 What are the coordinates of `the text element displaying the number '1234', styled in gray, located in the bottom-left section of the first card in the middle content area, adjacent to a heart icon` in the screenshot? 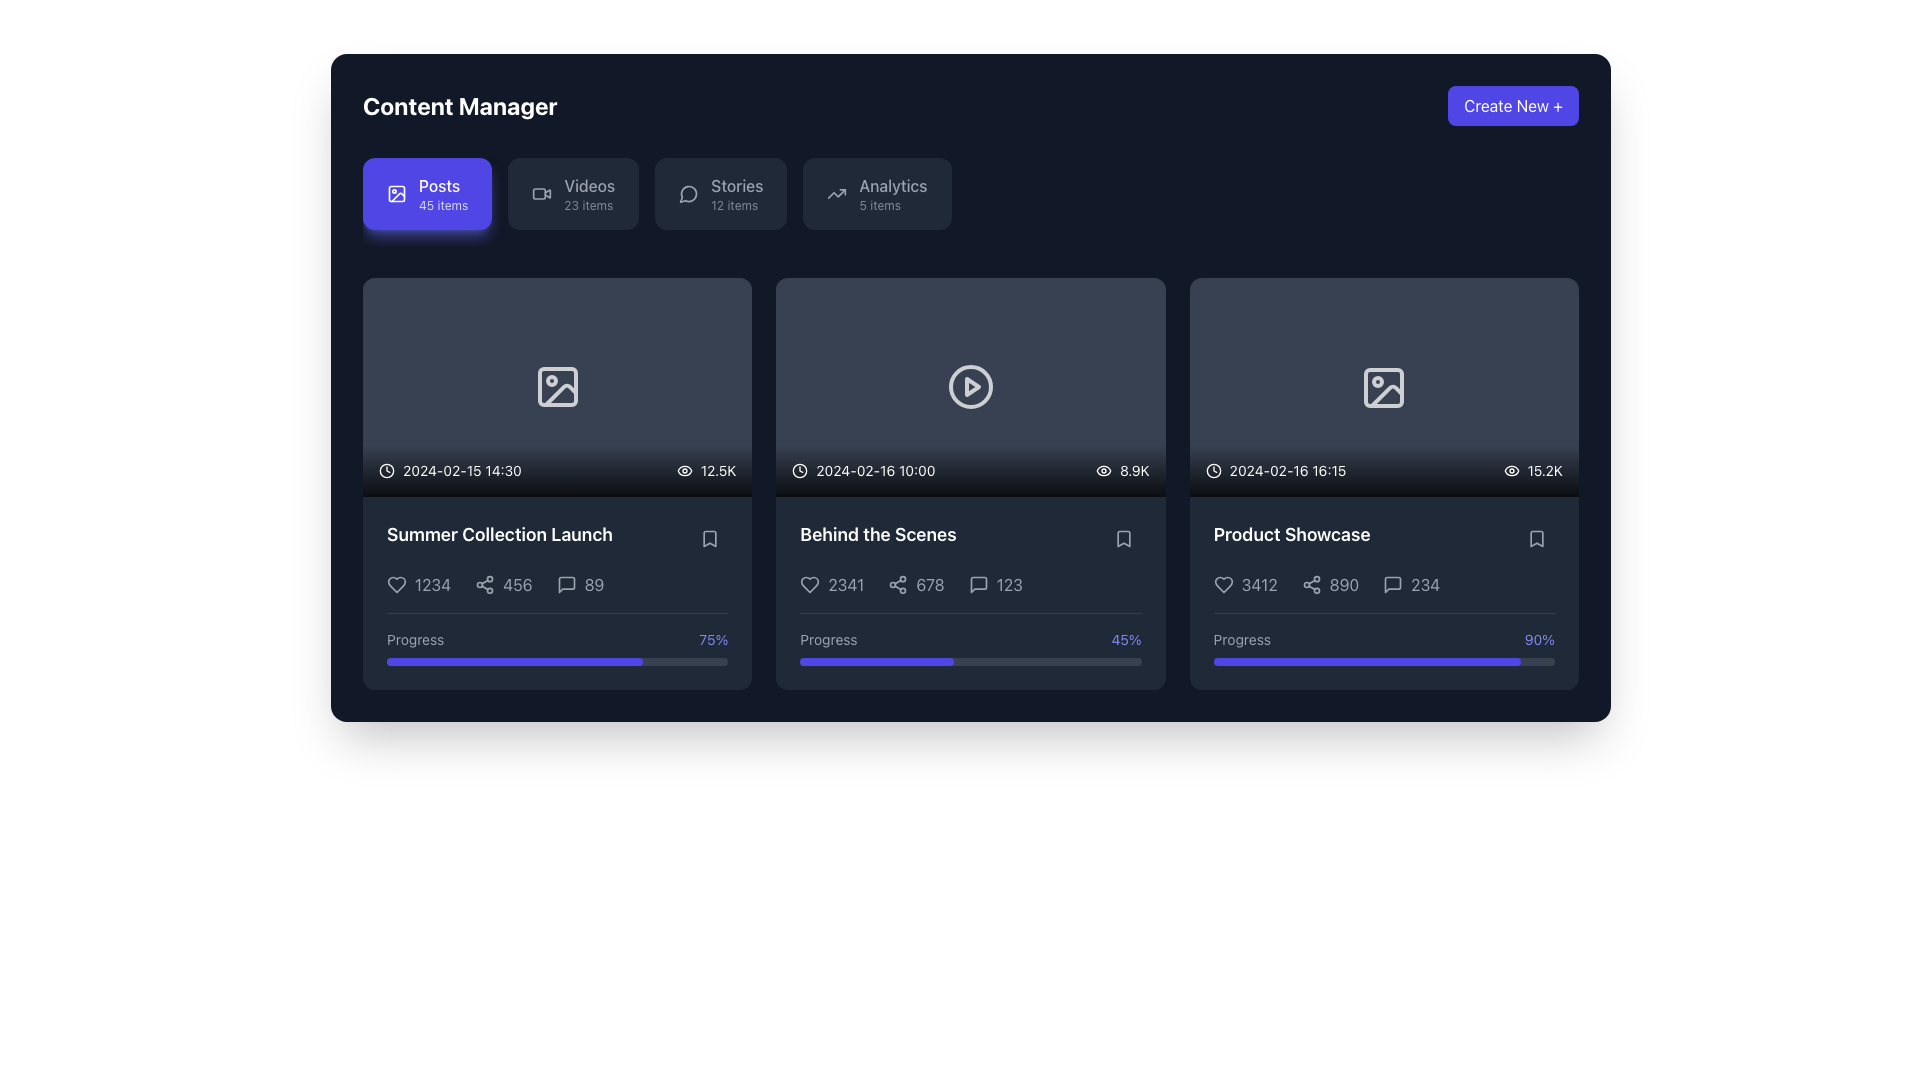 It's located at (418, 584).